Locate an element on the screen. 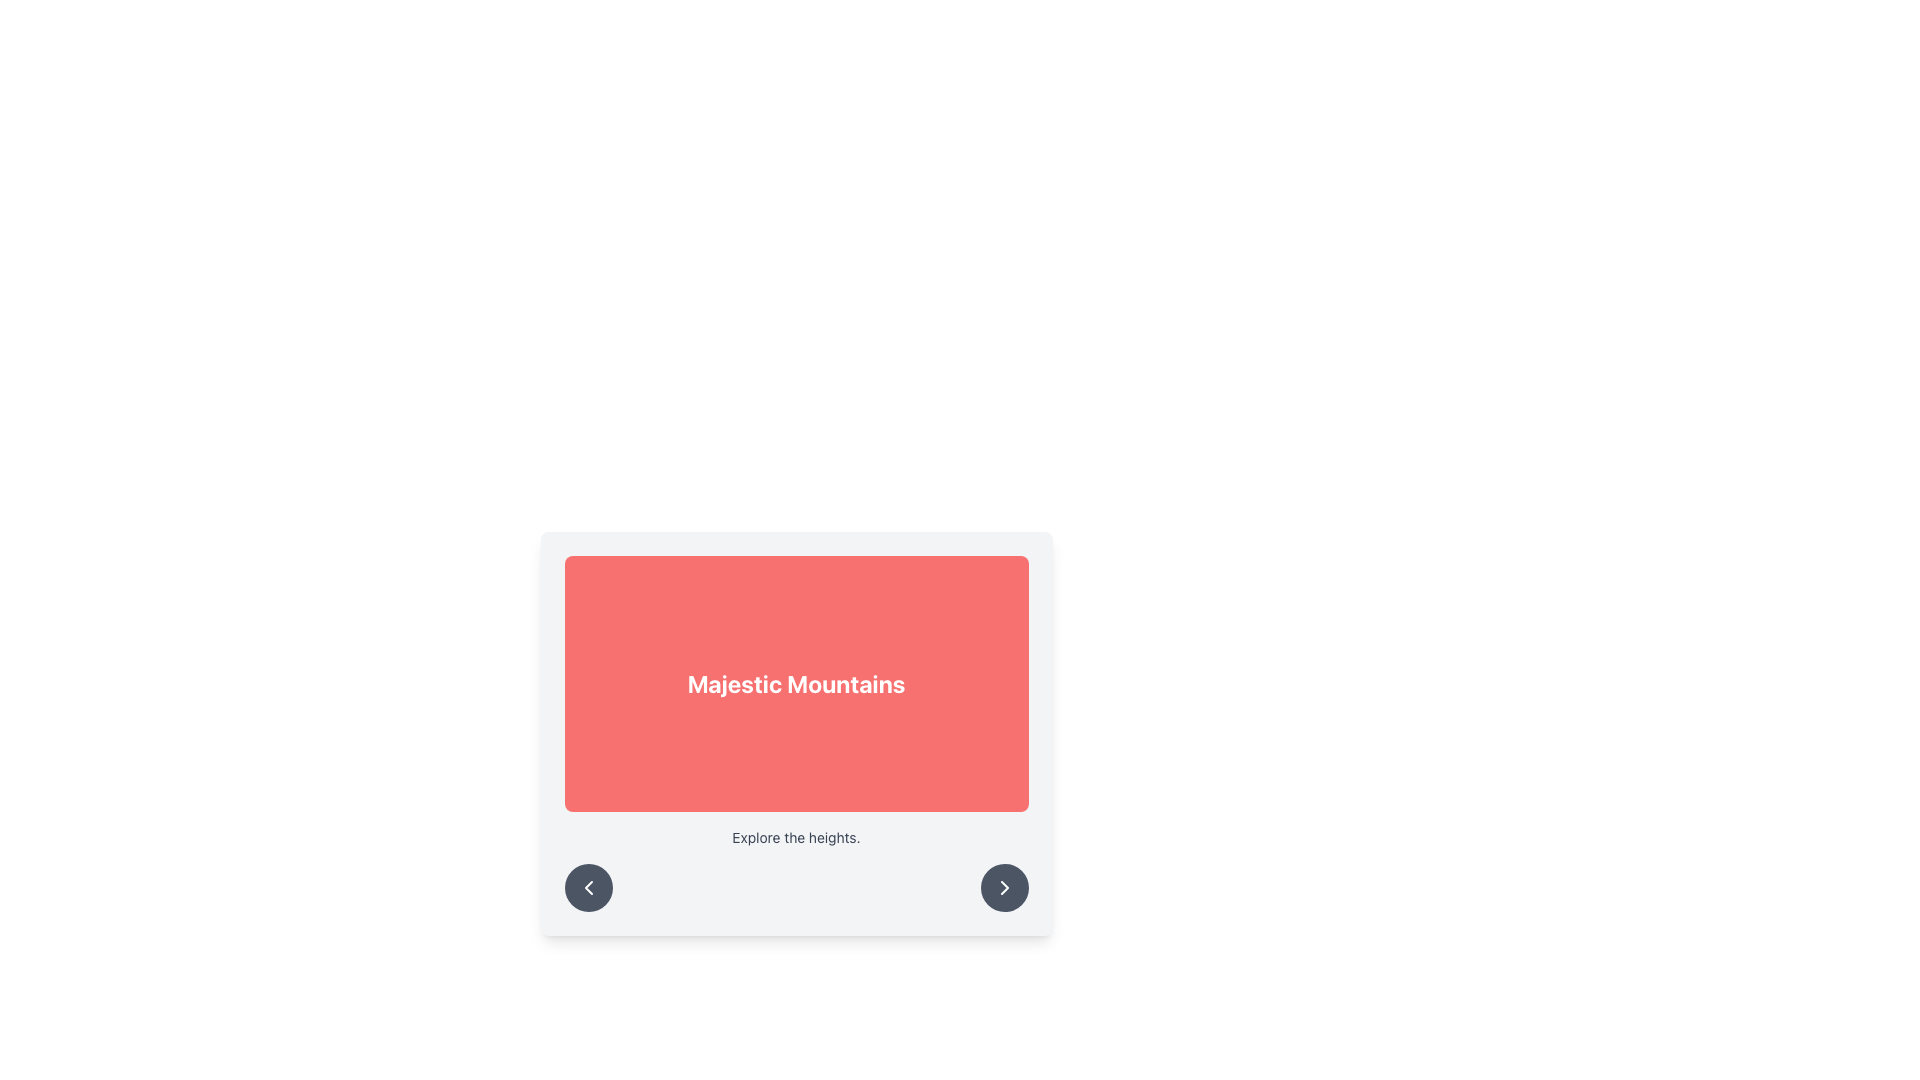 This screenshot has width=1920, height=1080. the circular button containing the chevron icon for the 'Previous' navigation action, located at the bottom-left corner of the card interface next to 'Majestic Mountains' is located at coordinates (587, 886).